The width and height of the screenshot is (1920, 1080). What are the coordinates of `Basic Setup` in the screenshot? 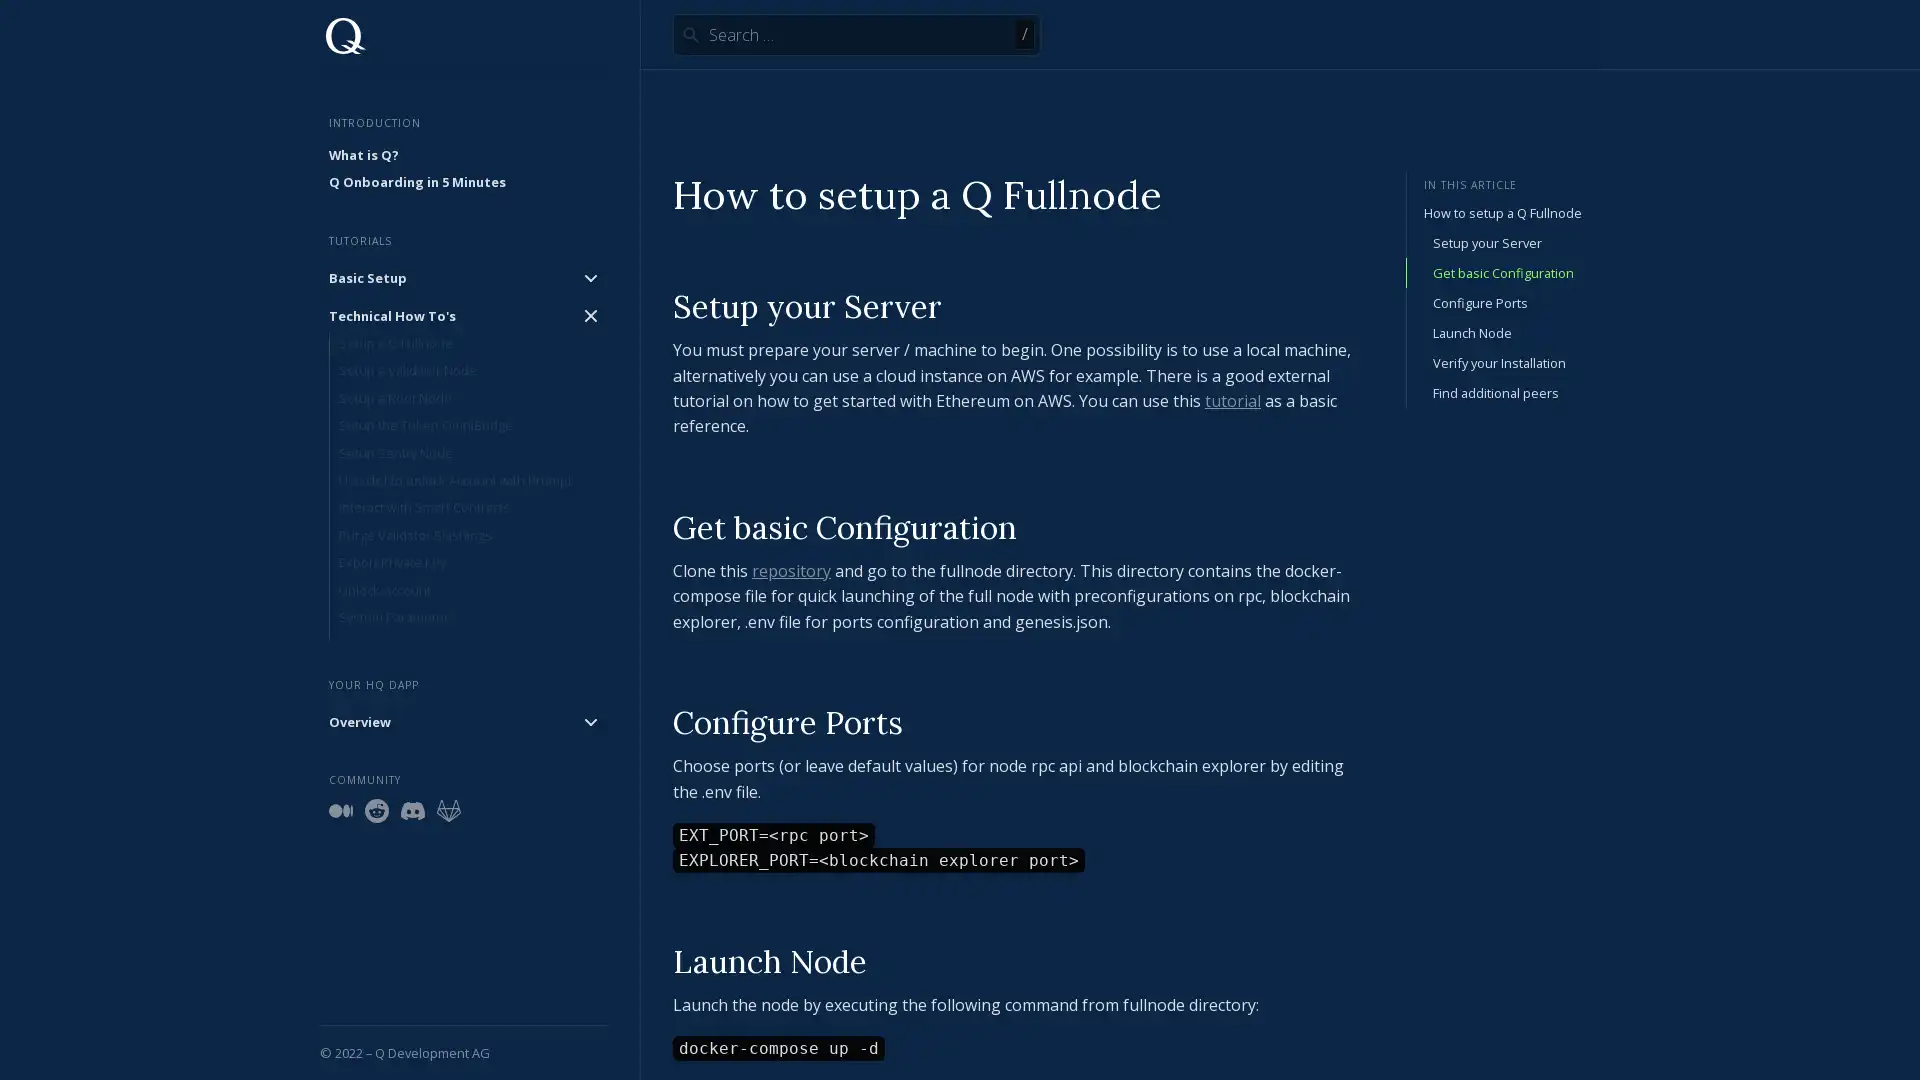 It's located at (463, 277).